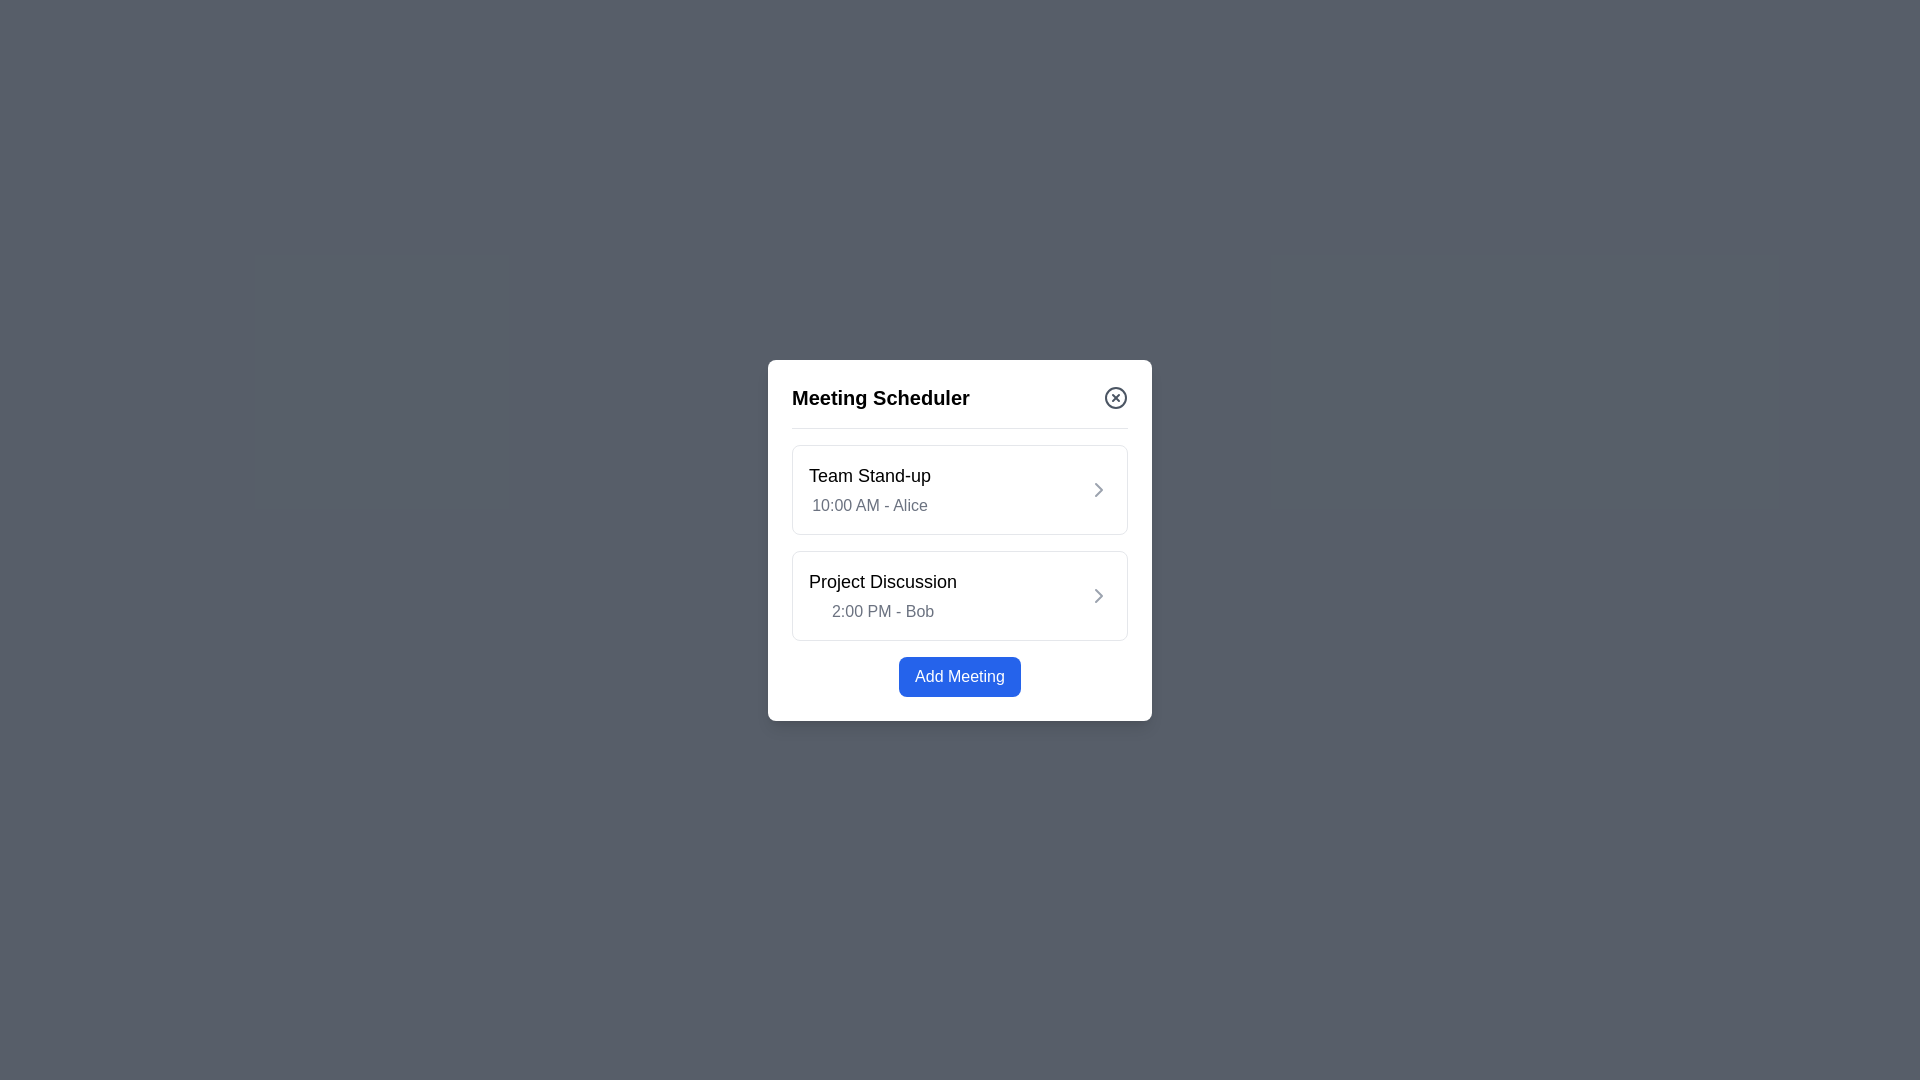  Describe the element at coordinates (882, 594) in the screenshot. I see `the text block containing 'Project Discussion' and '2:00 PM - Bob' in the 'Meeting Scheduler' modal, which is the second entry in the list` at that location.